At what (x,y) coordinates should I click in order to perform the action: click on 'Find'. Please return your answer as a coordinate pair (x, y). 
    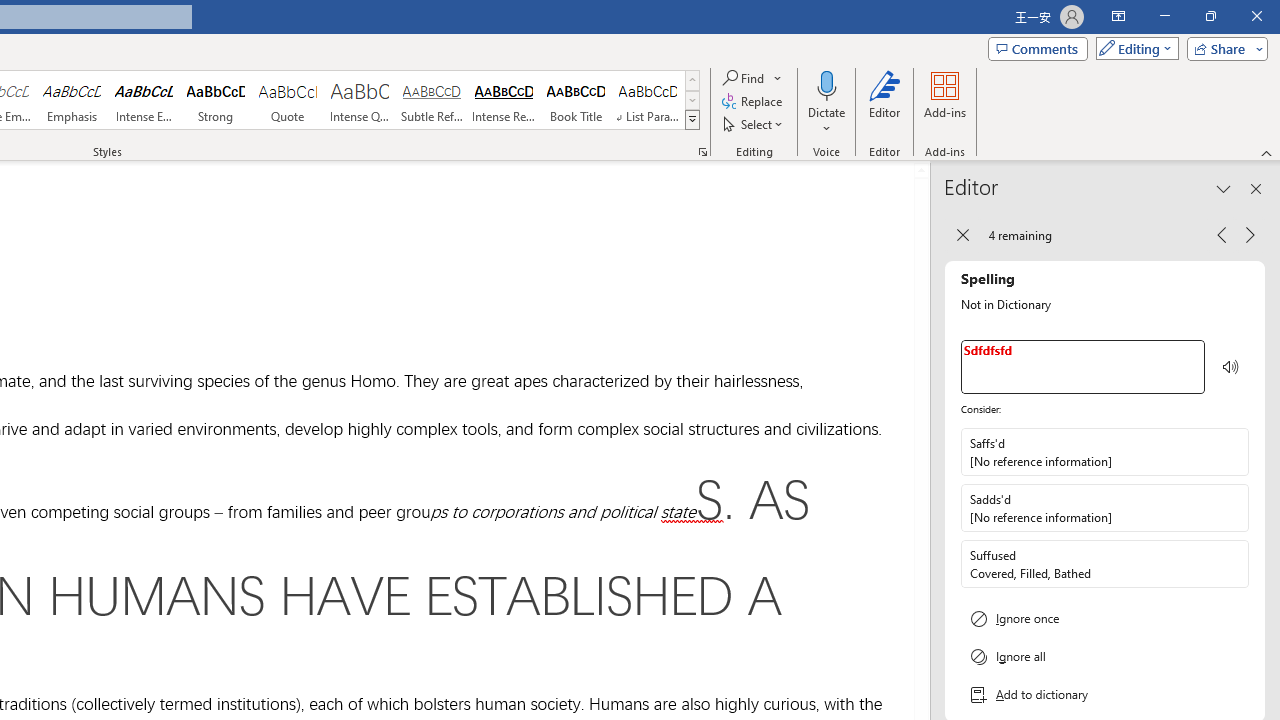
    Looking at the image, I should click on (752, 77).